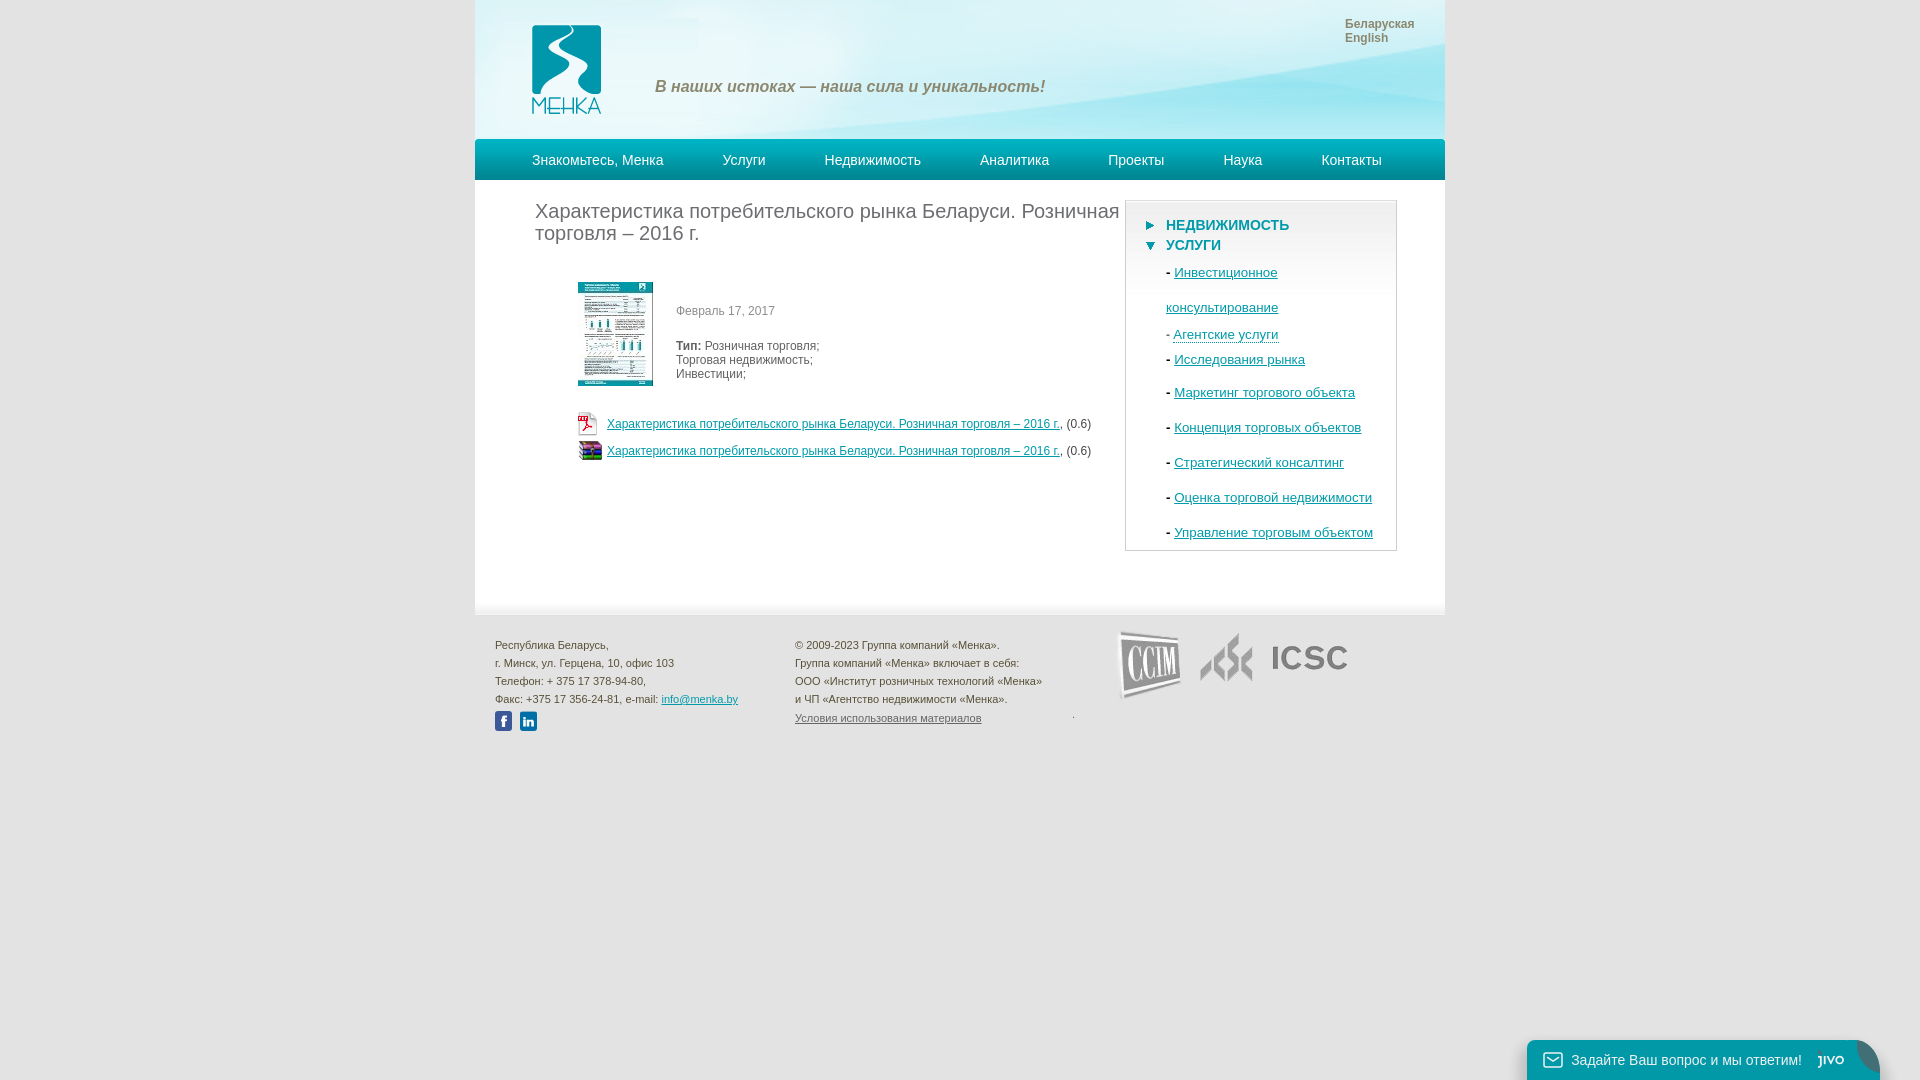 The image size is (1920, 1080). I want to click on '.', so click(1072, 712).